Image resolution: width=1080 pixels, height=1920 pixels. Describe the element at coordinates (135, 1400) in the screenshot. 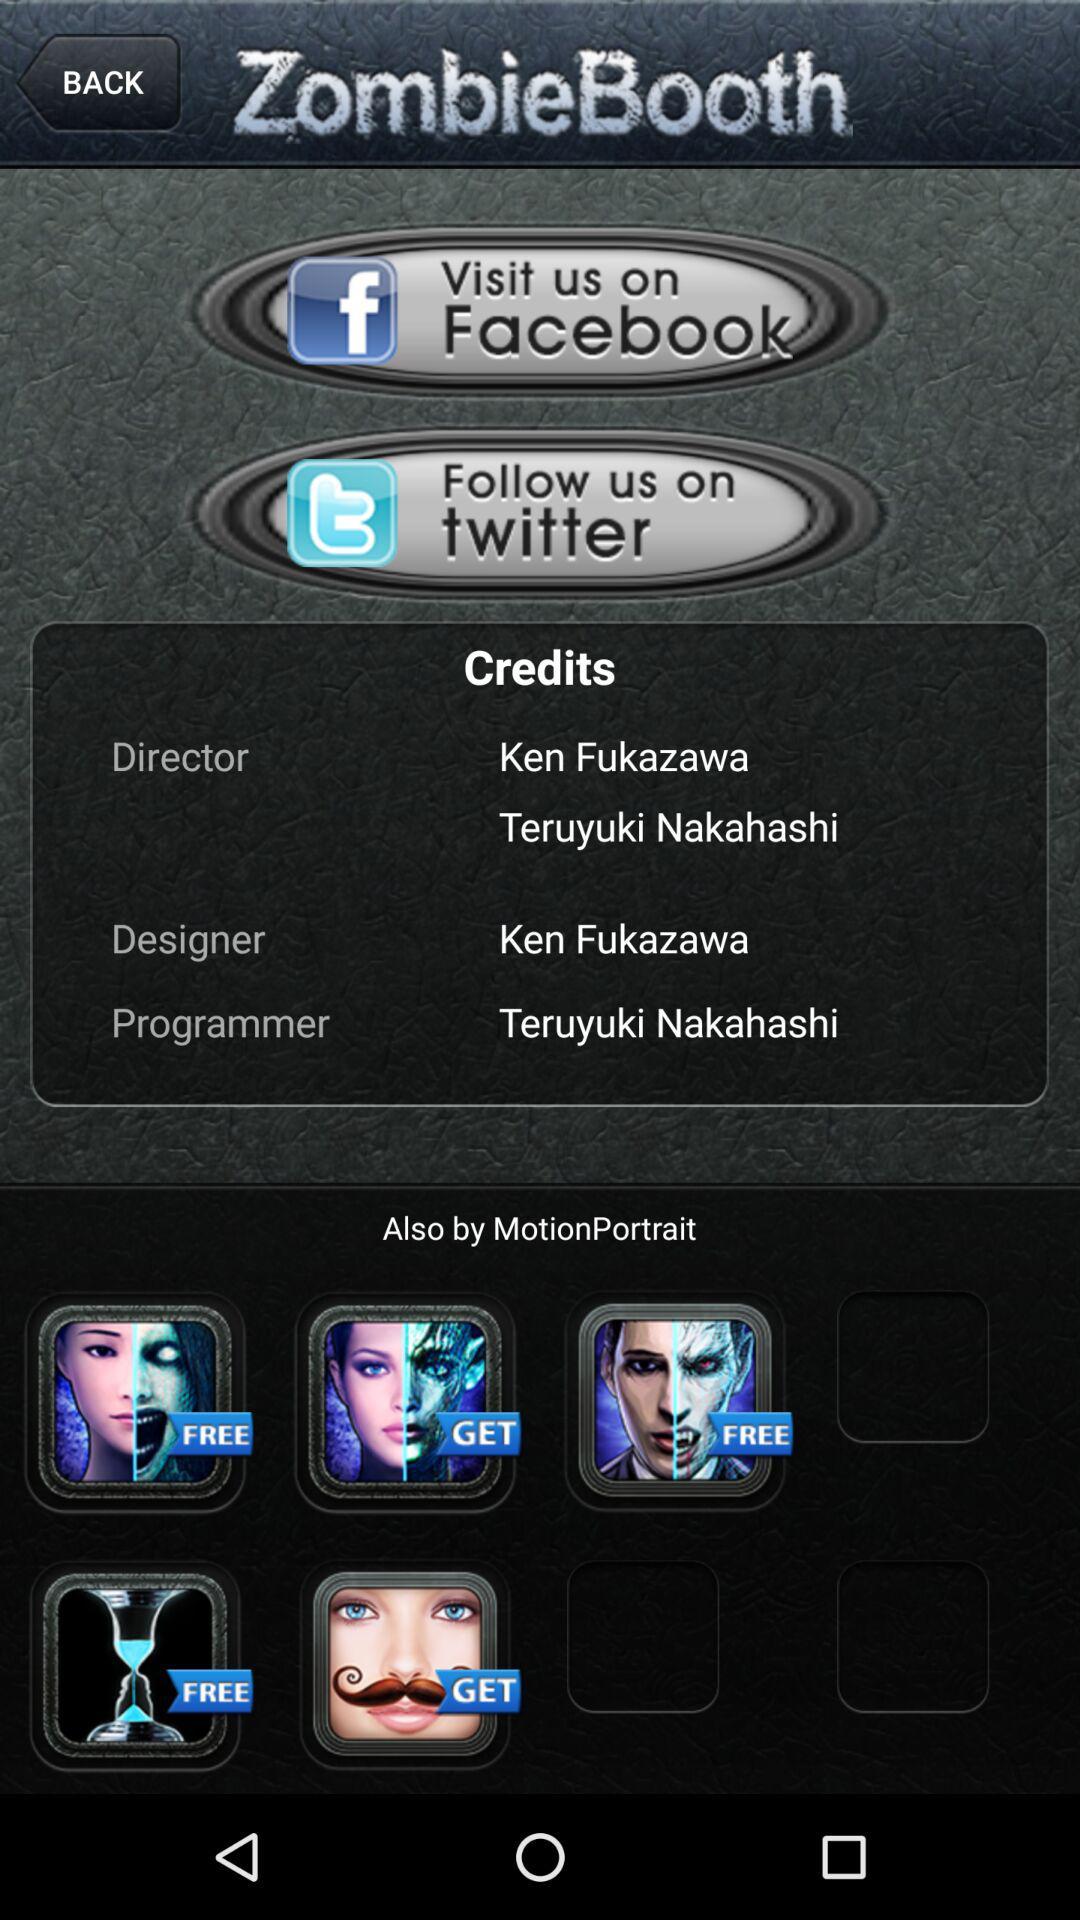

I see `chose another game option` at that location.